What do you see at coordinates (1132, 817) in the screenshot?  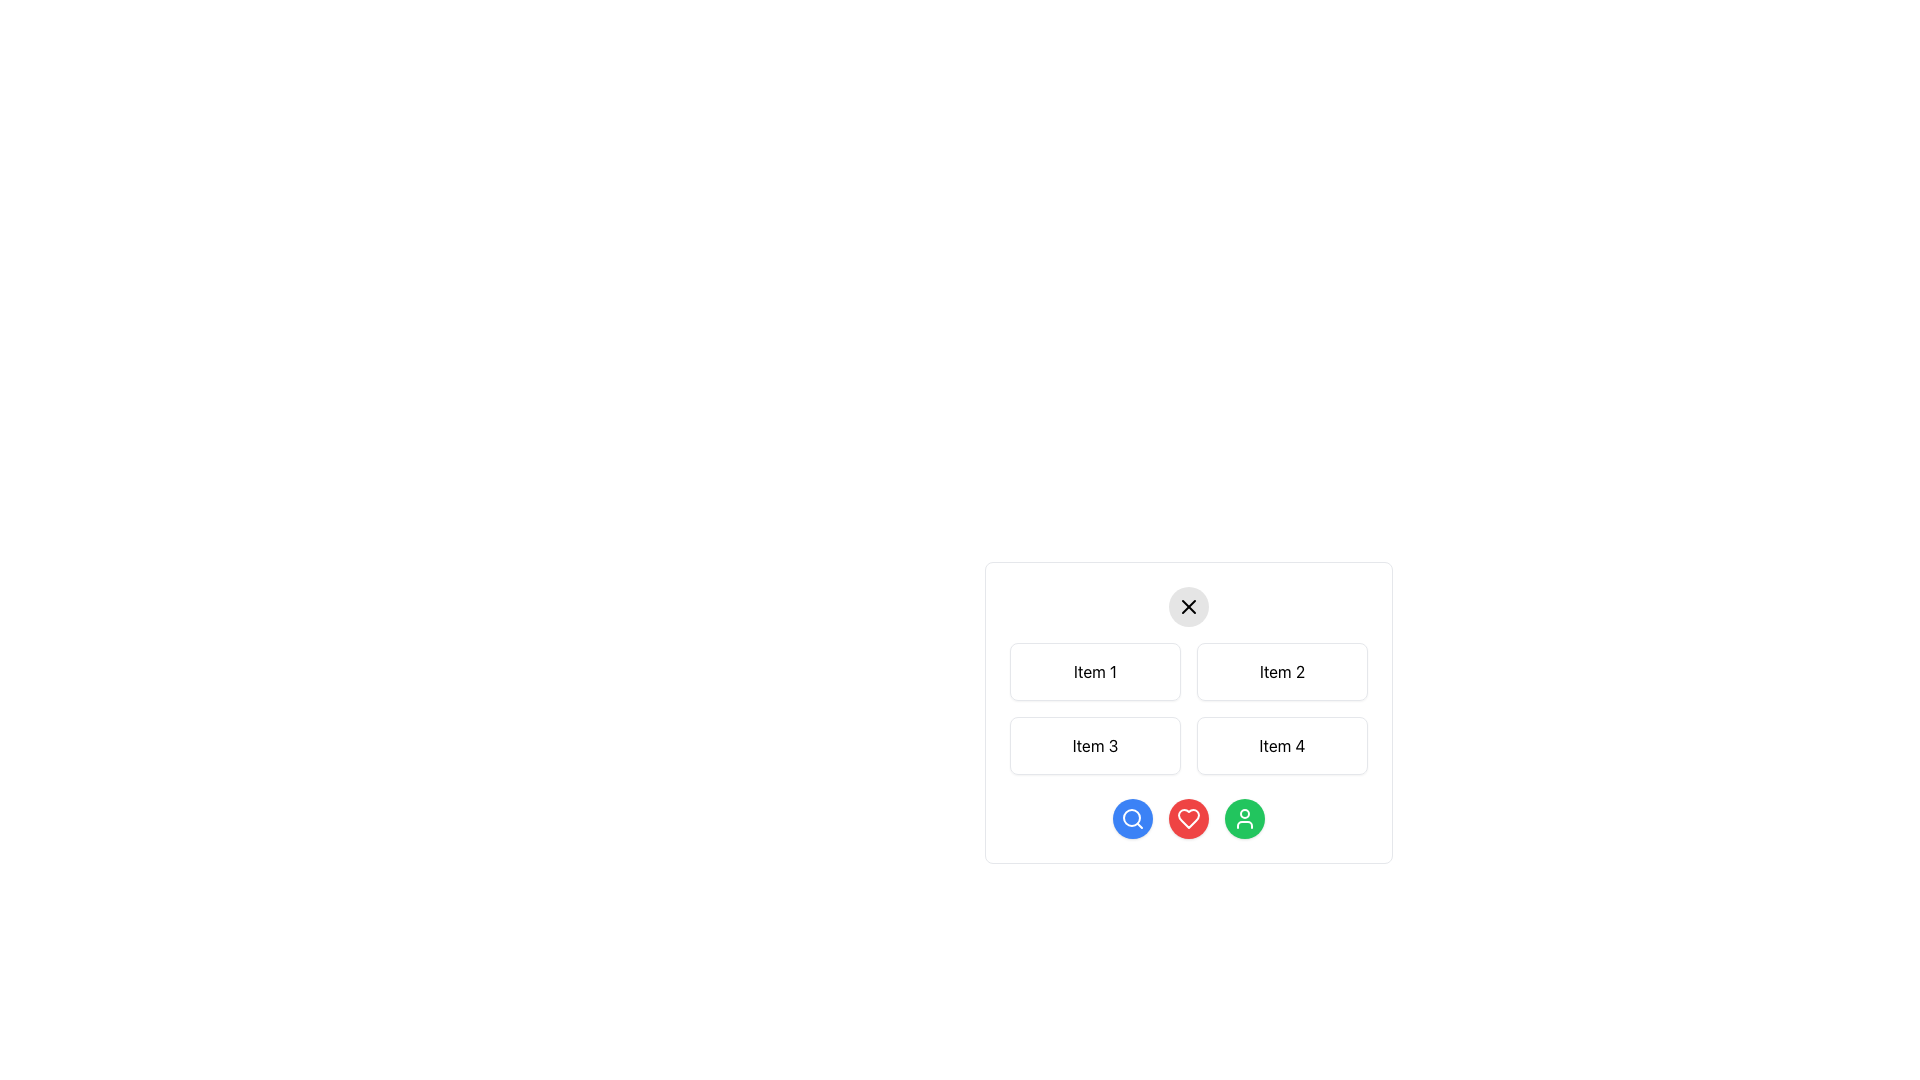 I see `Circle SVG Element, which serves as the core circular outline of the search icon located in the upper center of the interface` at bounding box center [1132, 817].